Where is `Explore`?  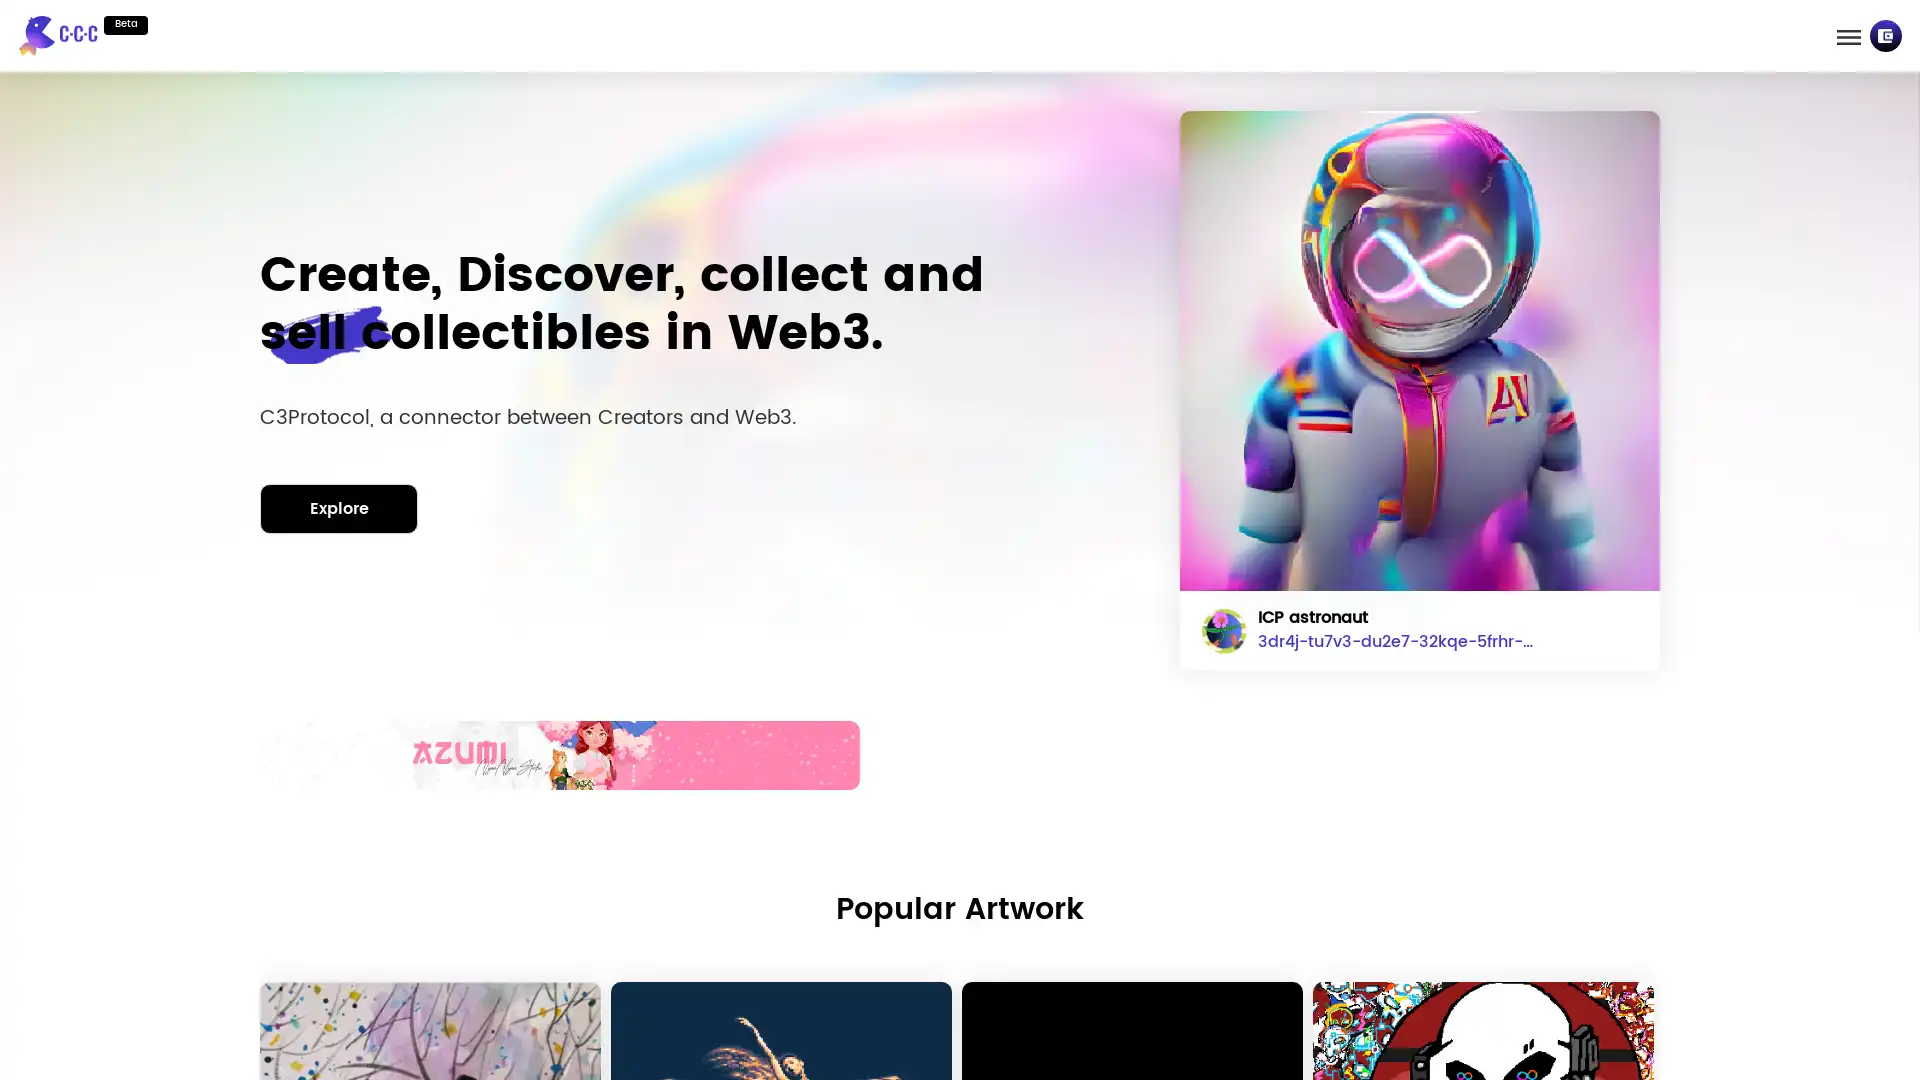 Explore is located at coordinates (339, 507).